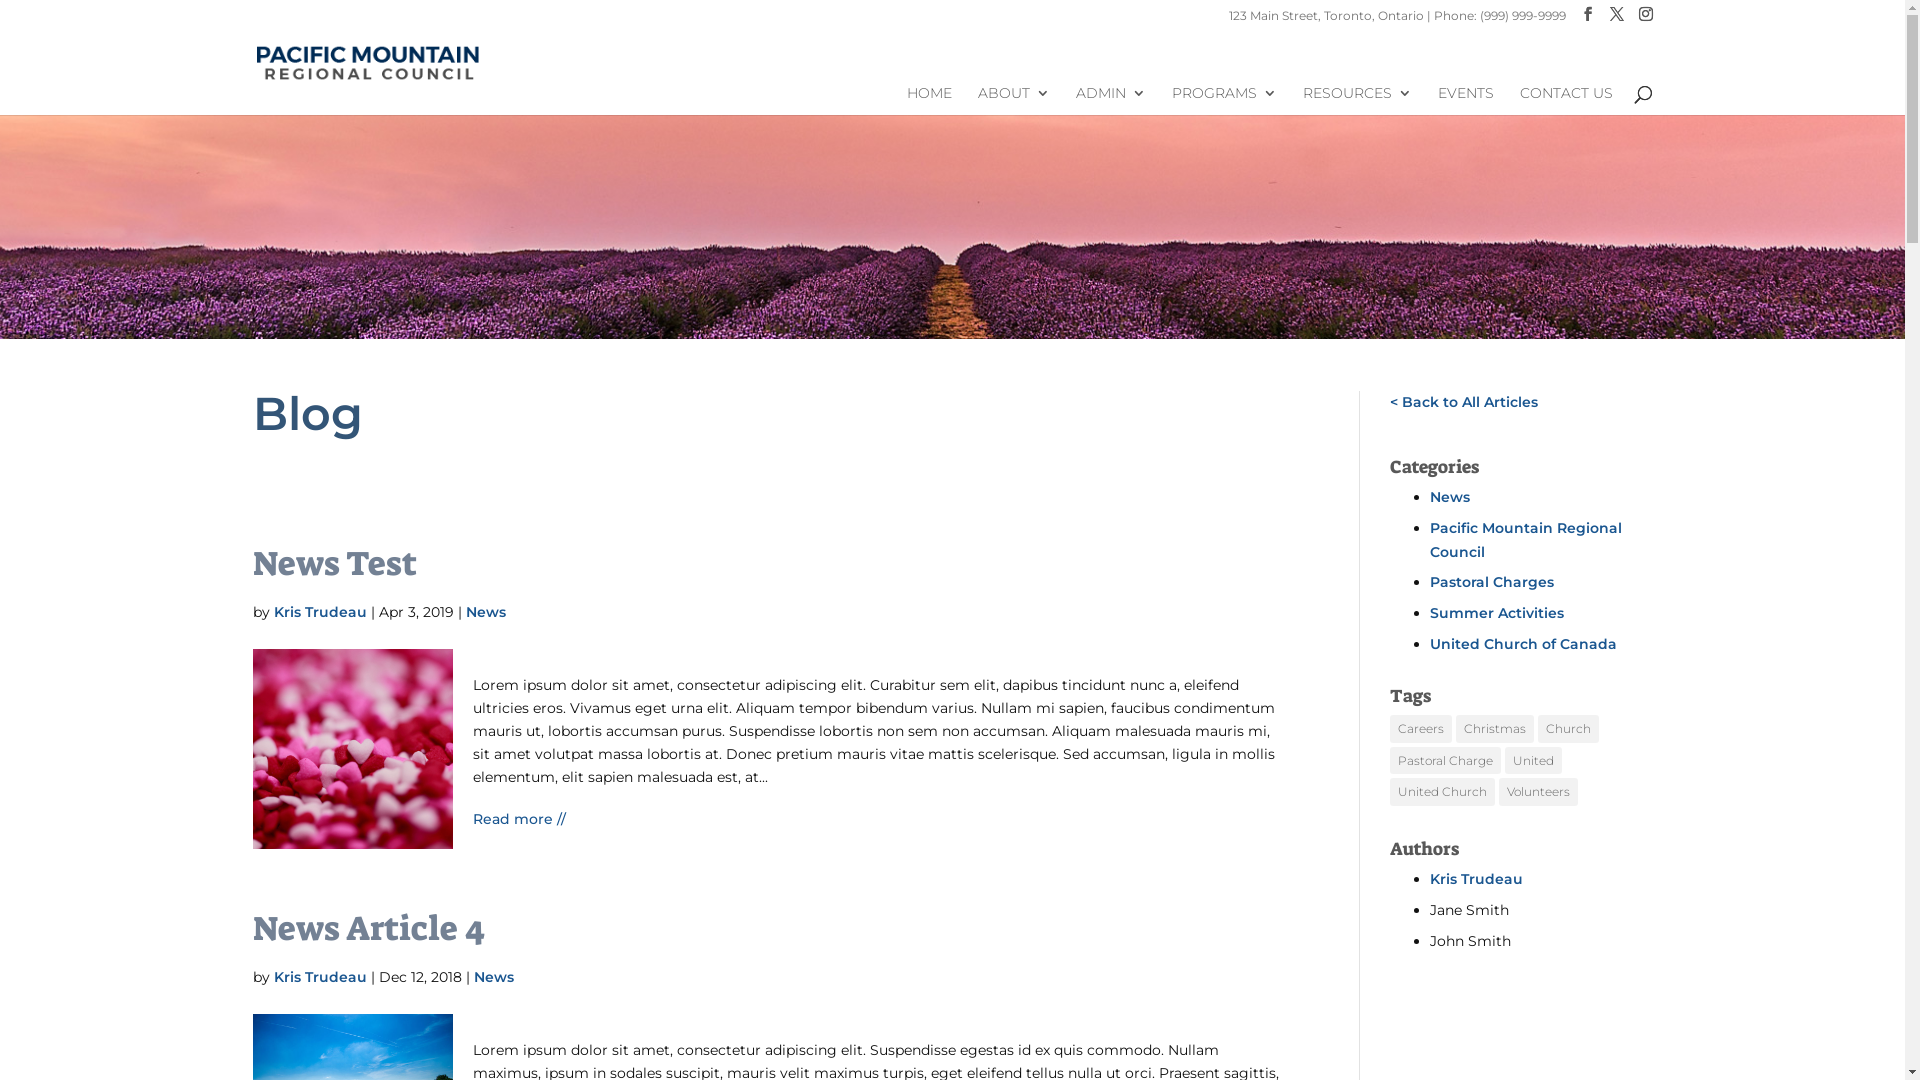 The height and width of the screenshot is (1080, 1920). Describe the element at coordinates (518, 818) in the screenshot. I see `'Read more //'` at that location.